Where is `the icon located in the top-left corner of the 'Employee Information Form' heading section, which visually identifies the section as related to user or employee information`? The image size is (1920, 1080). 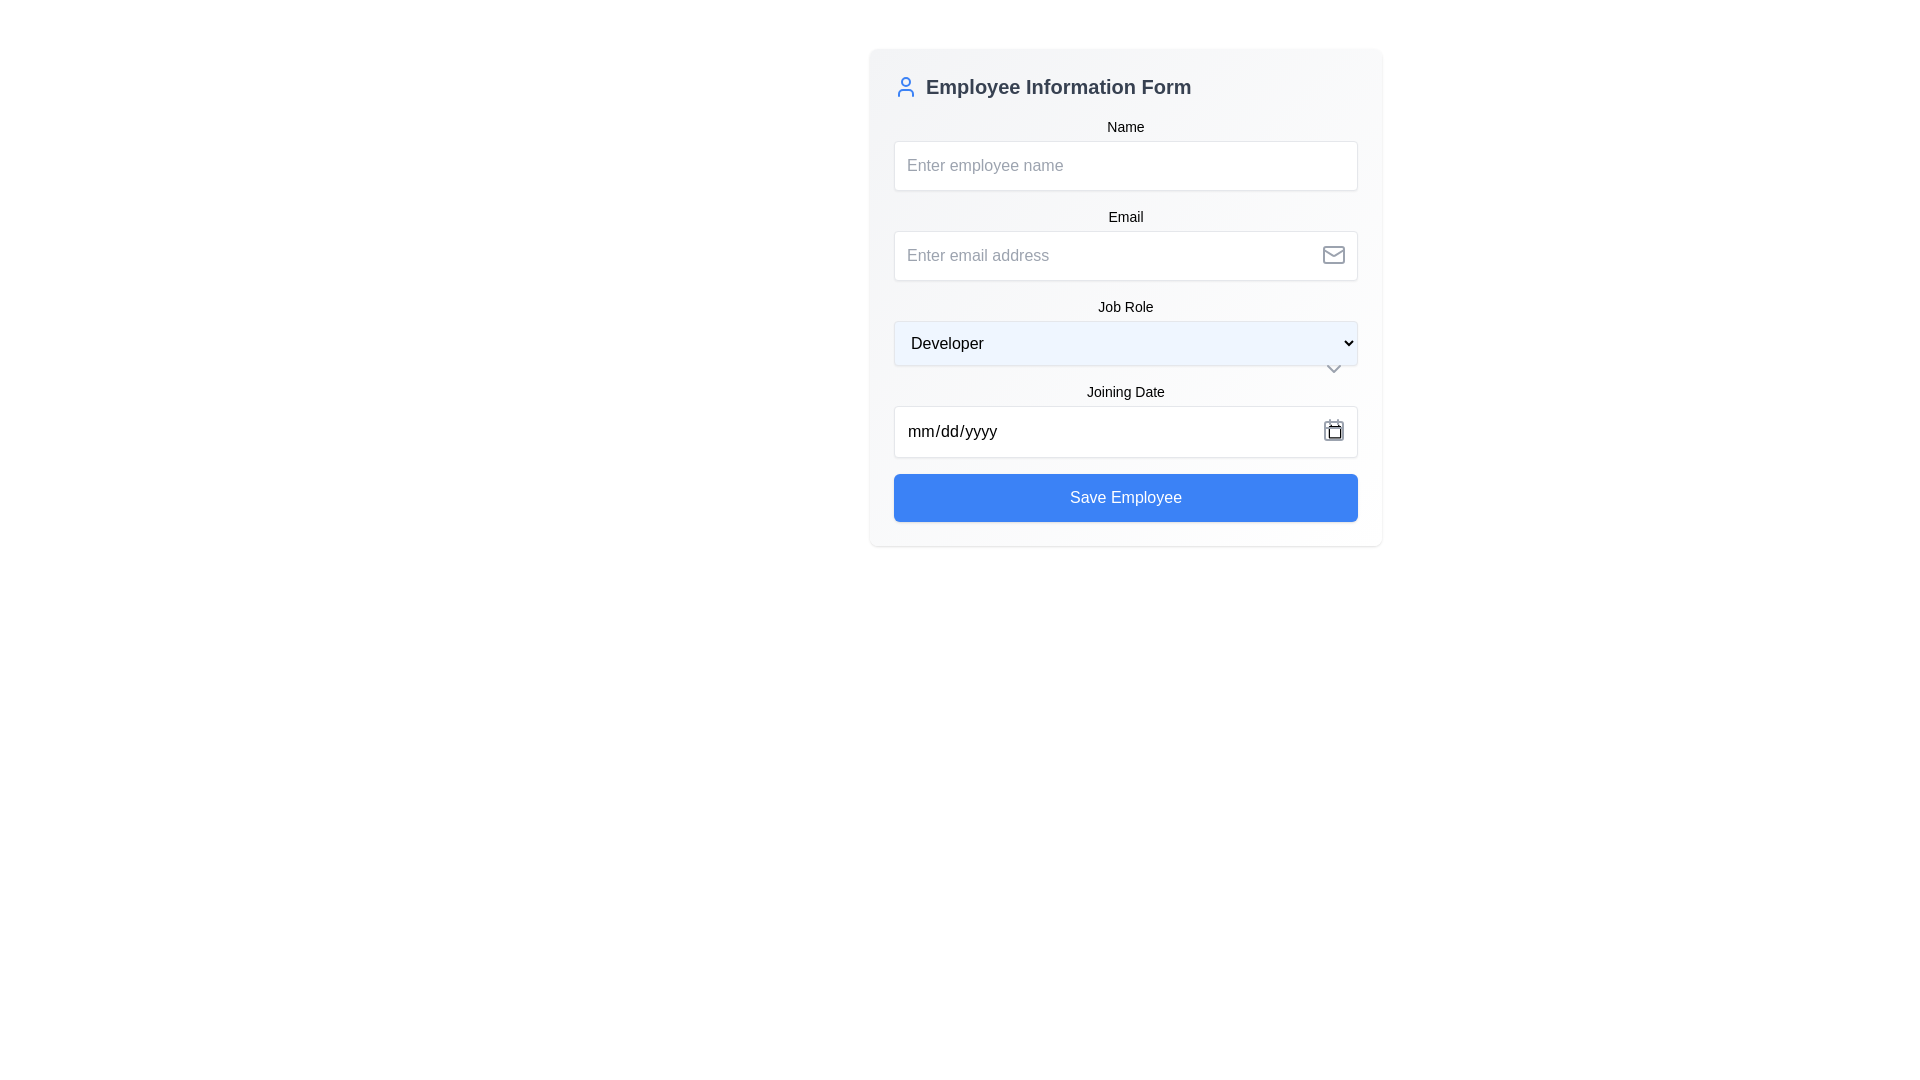
the icon located in the top-left corner of the 'Employee Information Form' heading section, which visually identifies the section as related to user or employee information is located at coordinates (905, 86).